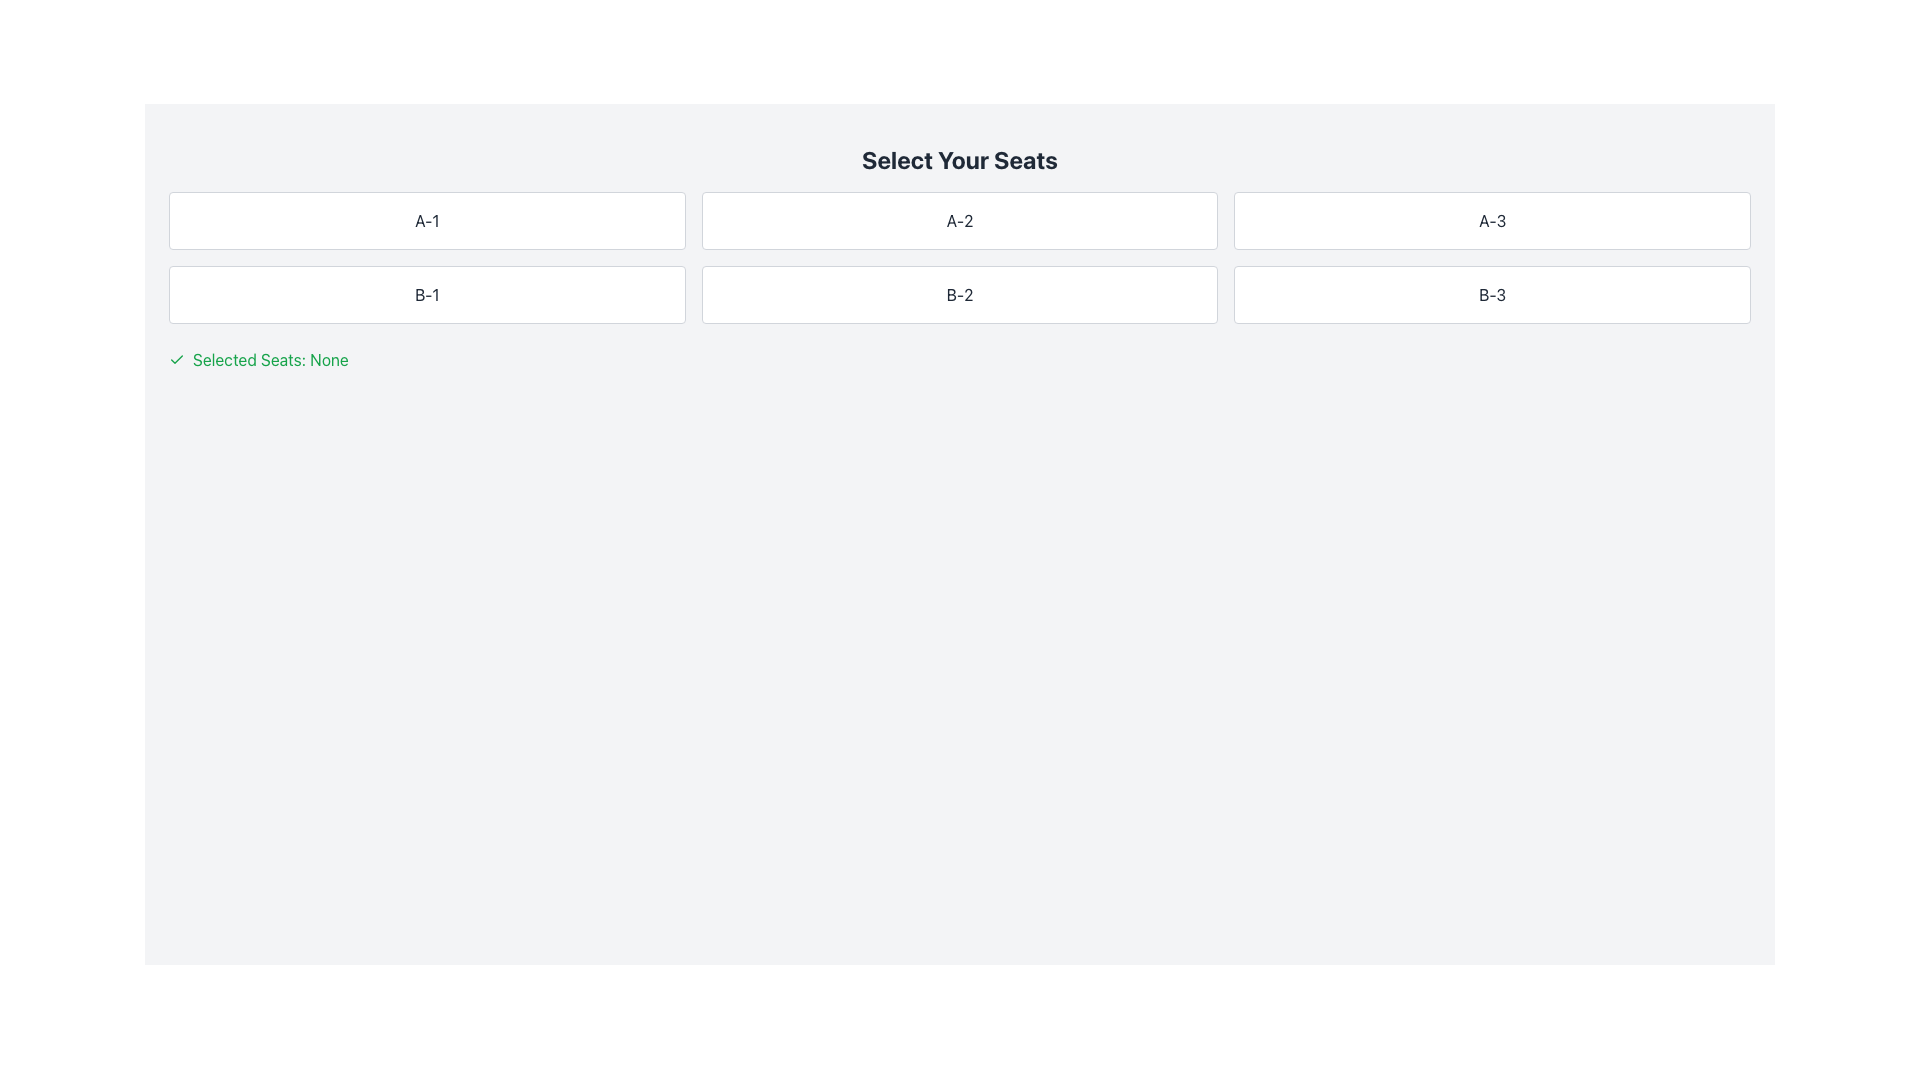 The height and width of the screenshot is (1080, 1920). What do you see at coordinates (426, 220) in the screenshot?
I see `the button labeled 'A-1' located in the top-left corner of the grid layout` at bounding box center [426, 220].